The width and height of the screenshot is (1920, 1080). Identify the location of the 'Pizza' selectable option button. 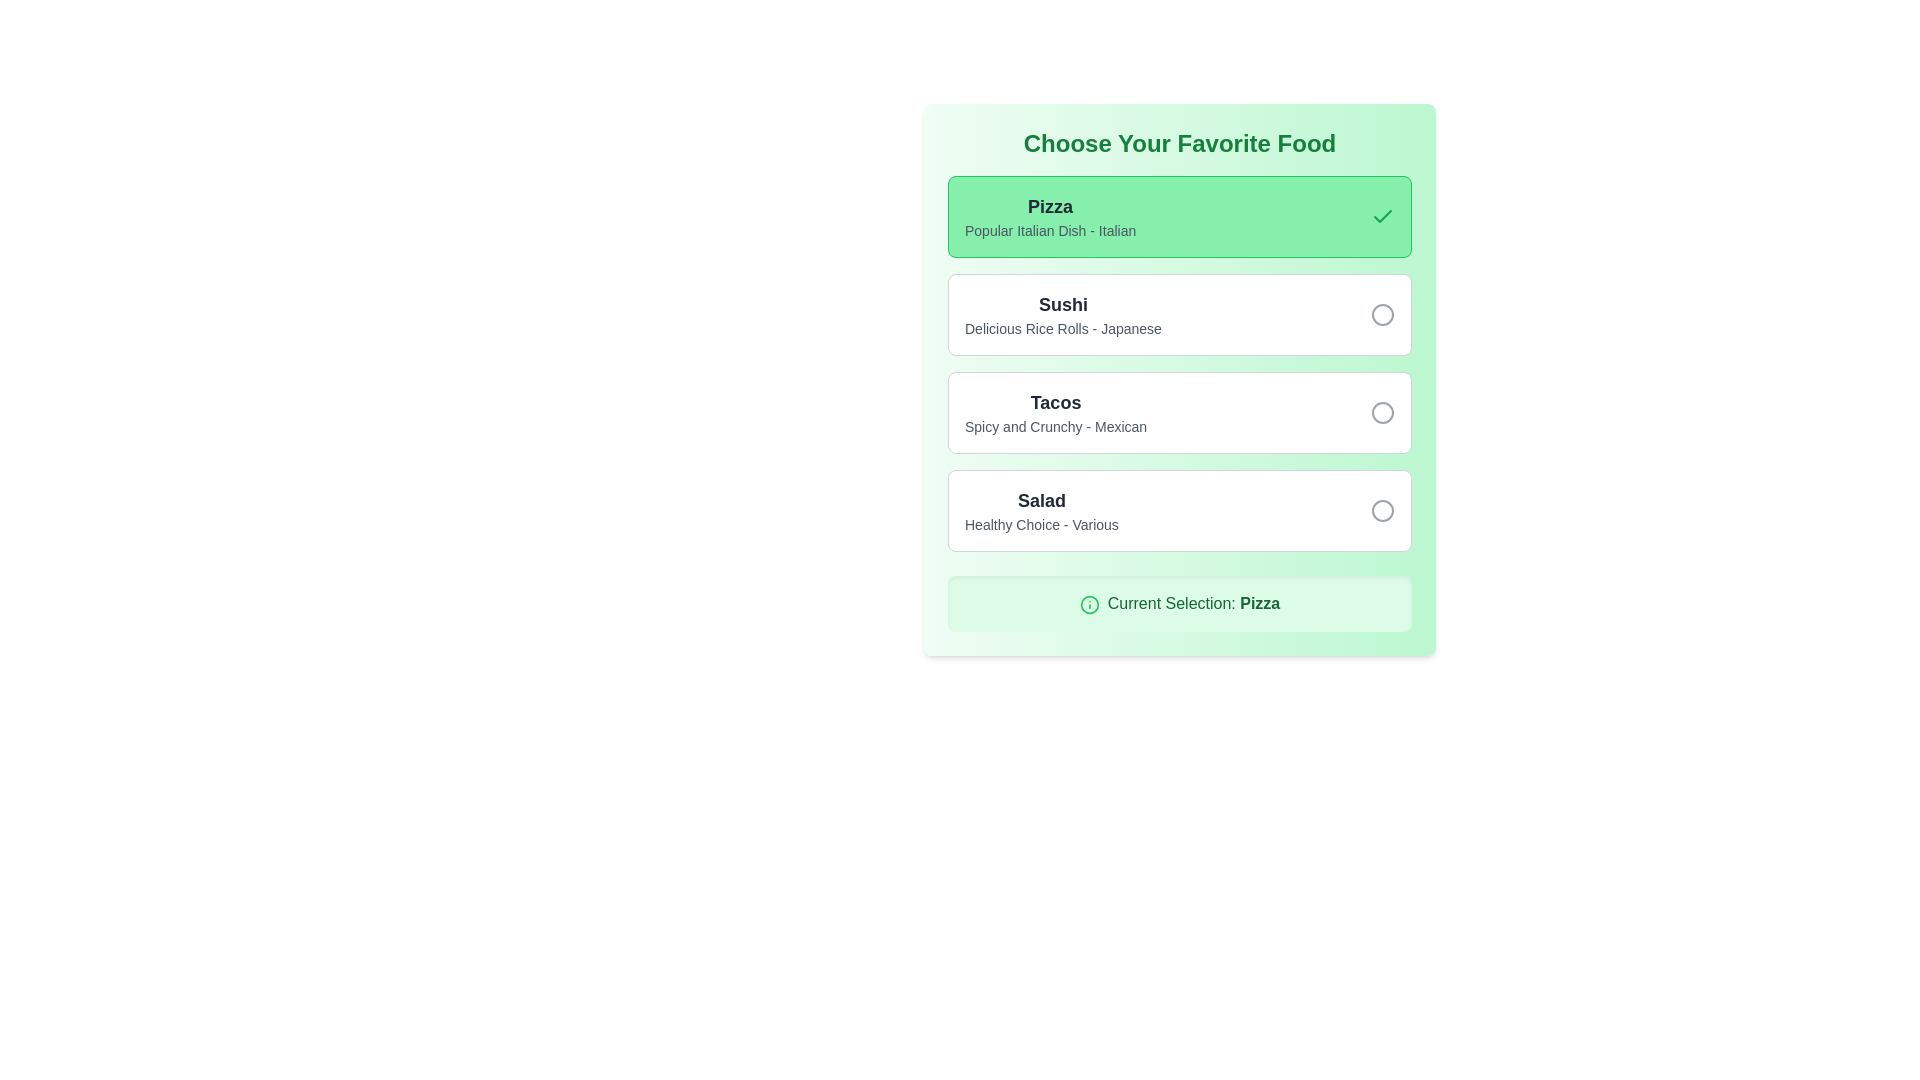
(1180, 216).